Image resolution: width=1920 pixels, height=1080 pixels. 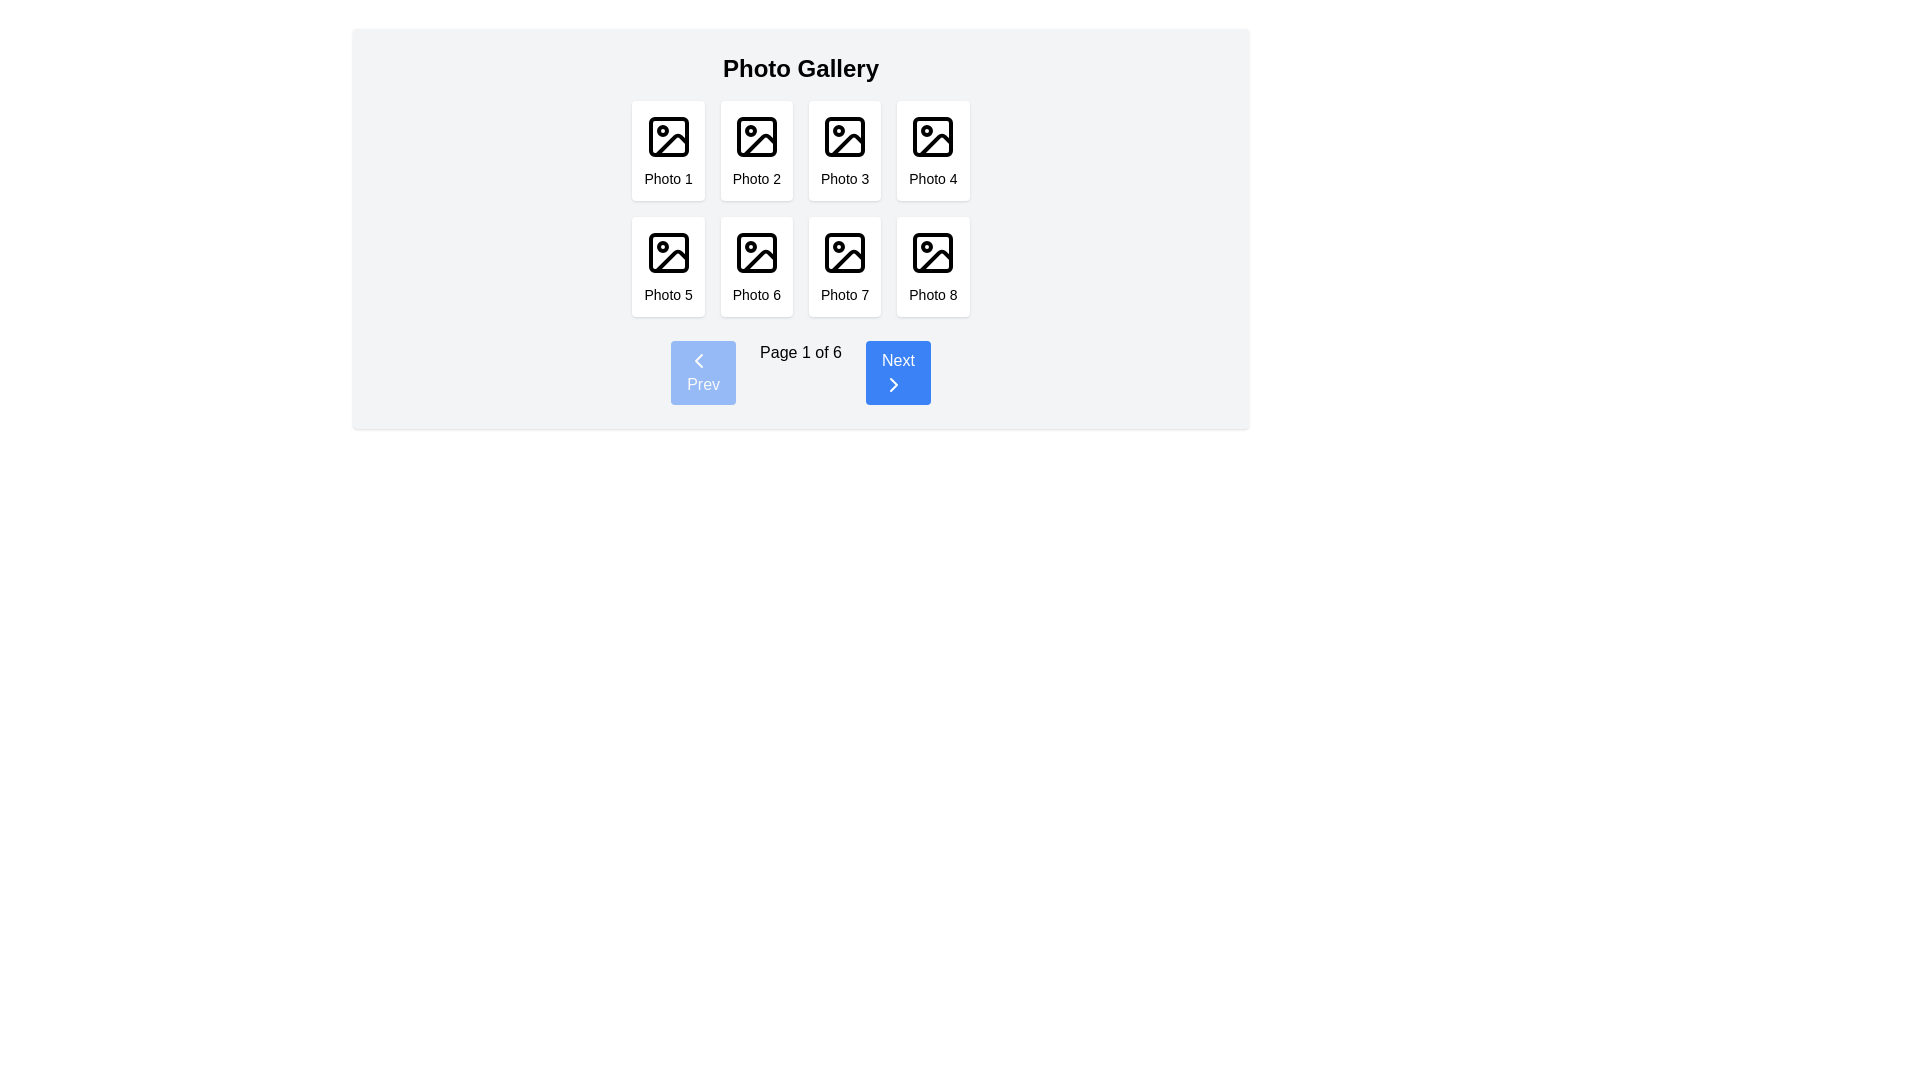 I want to click on the second tile in the grid of the Photo Gallery, which is labeled 'Photo 6', so click(x=755, y=265).